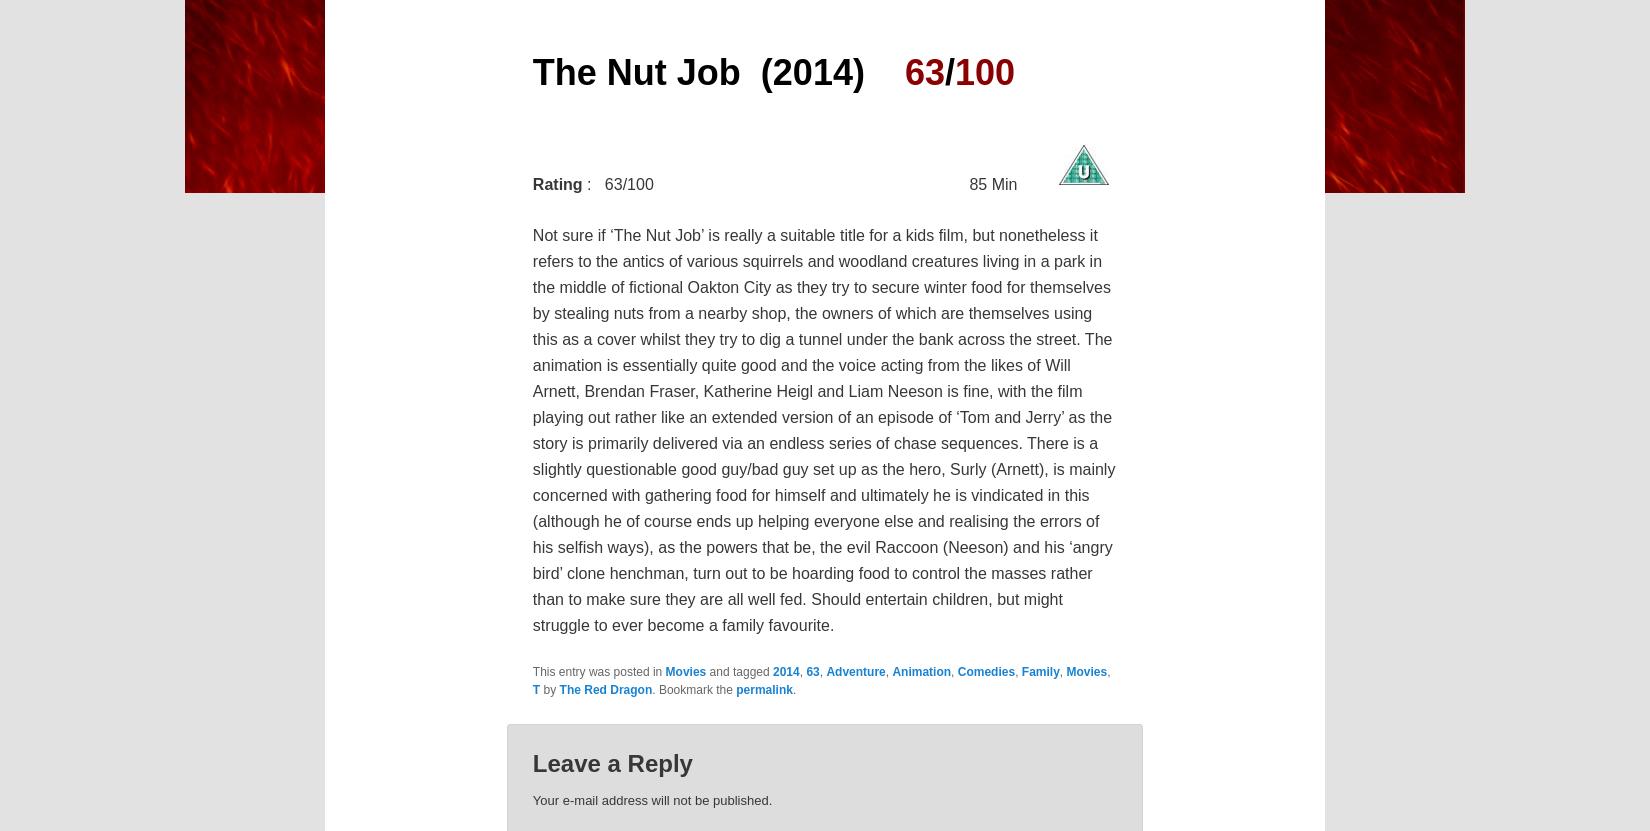 This screenshot has height=831, width=1650. What do you see at coordinates (986, 672) in the screenshot?
I see `'Comedies'` at bounding box center [986, 672].